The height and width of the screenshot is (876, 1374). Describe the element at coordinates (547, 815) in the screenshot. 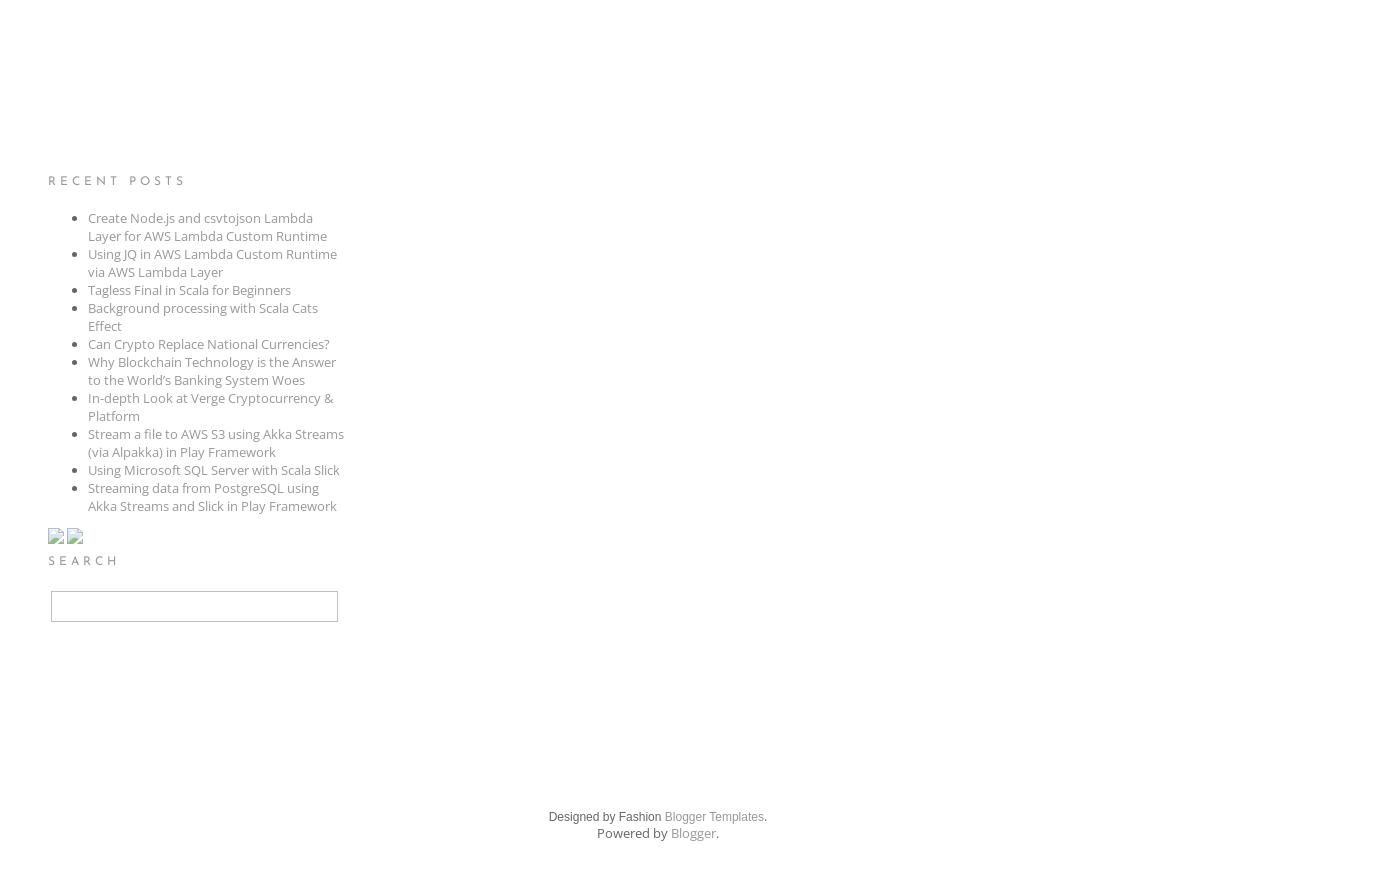

I see `'Designed by Fashion'` at that location.